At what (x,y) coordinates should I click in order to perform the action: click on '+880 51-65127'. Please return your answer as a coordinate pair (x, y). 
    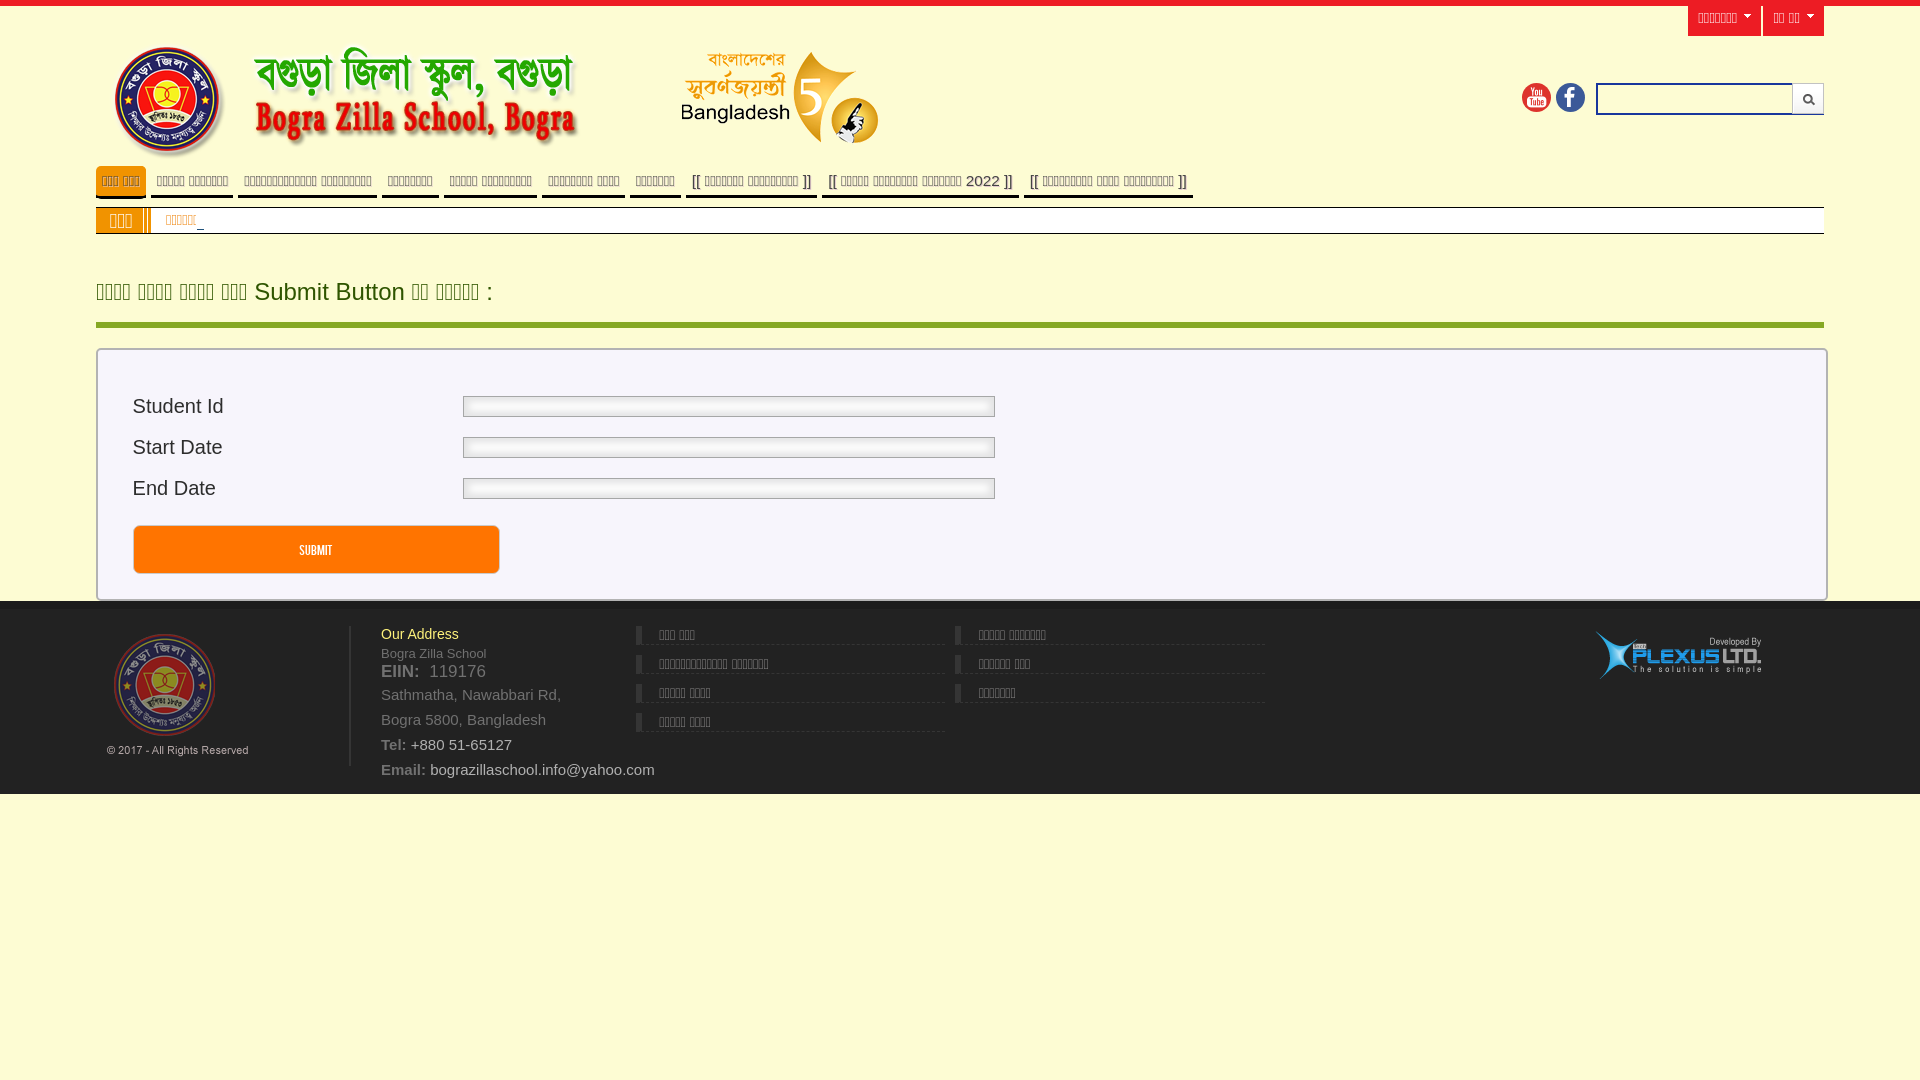
    Looking at the image, I should click on (410, 744).